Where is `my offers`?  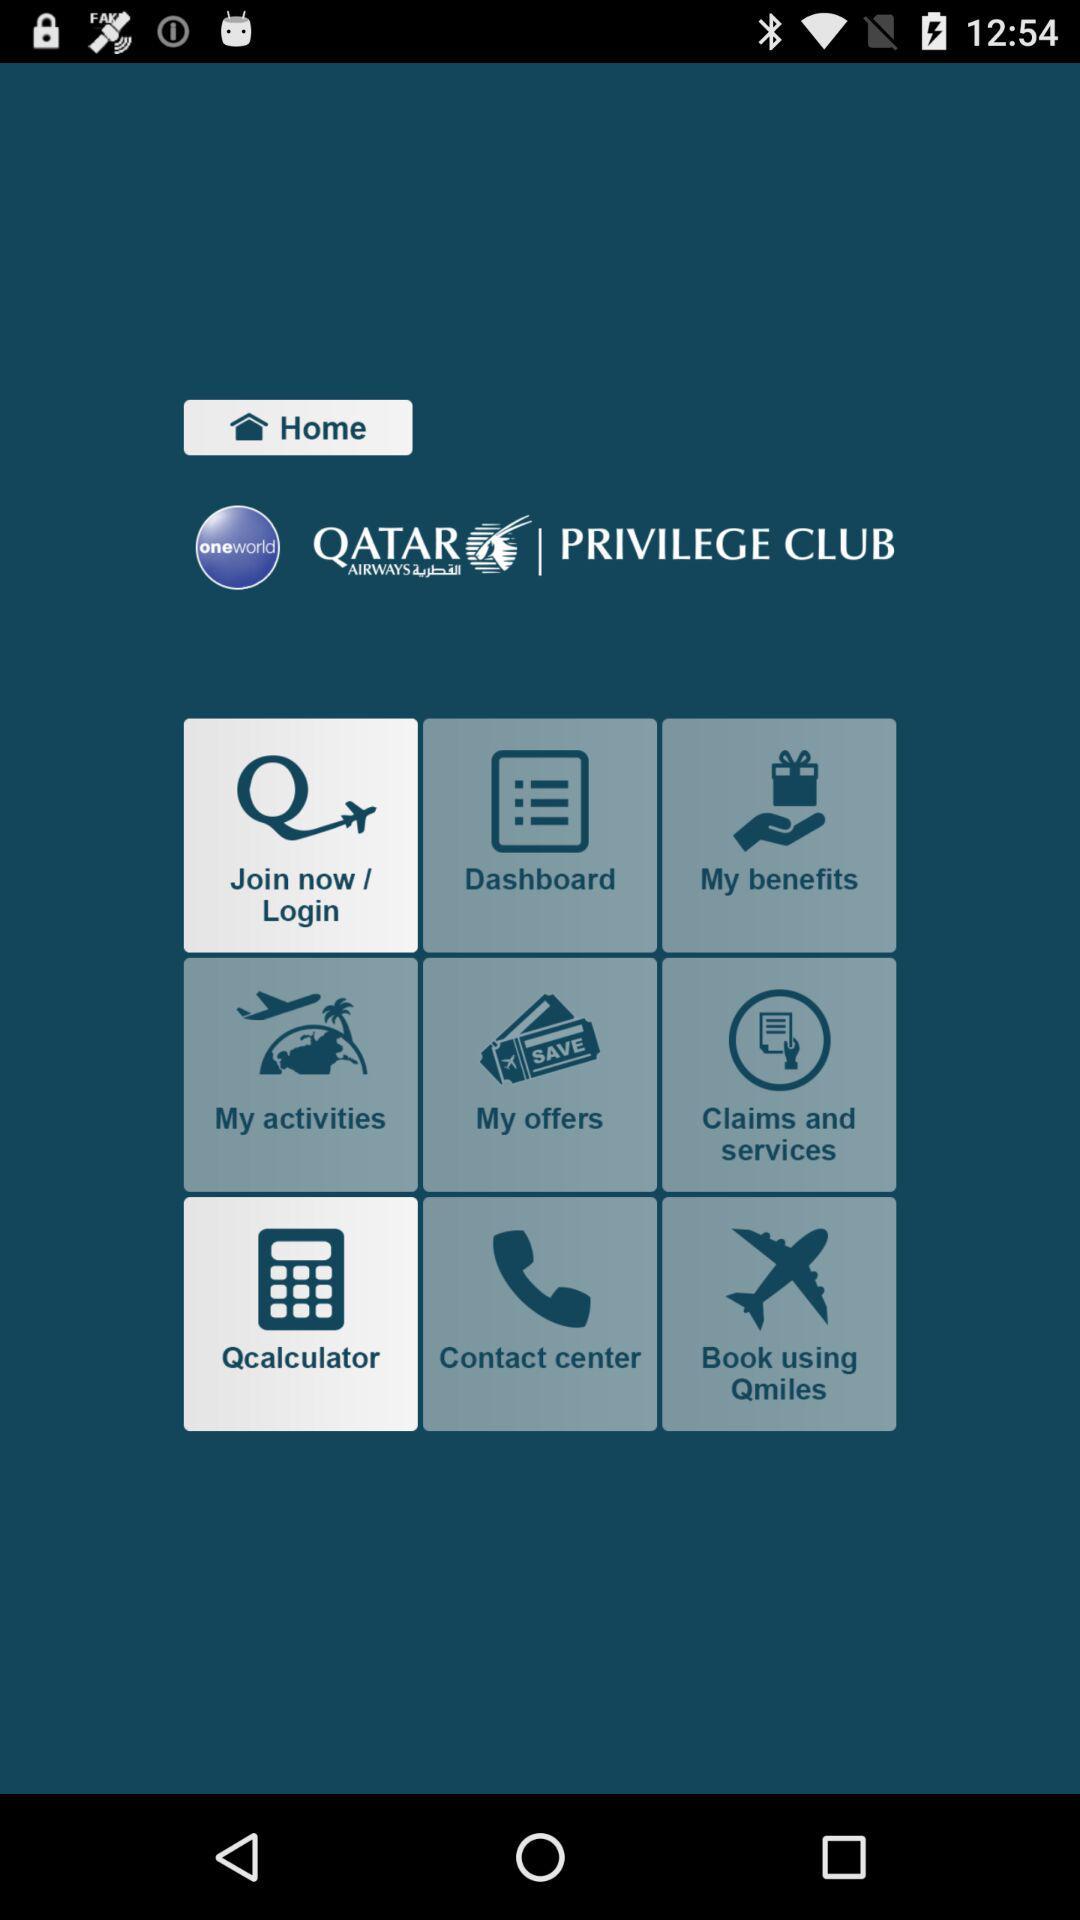 my offers is located at coordinates (540, 1073).